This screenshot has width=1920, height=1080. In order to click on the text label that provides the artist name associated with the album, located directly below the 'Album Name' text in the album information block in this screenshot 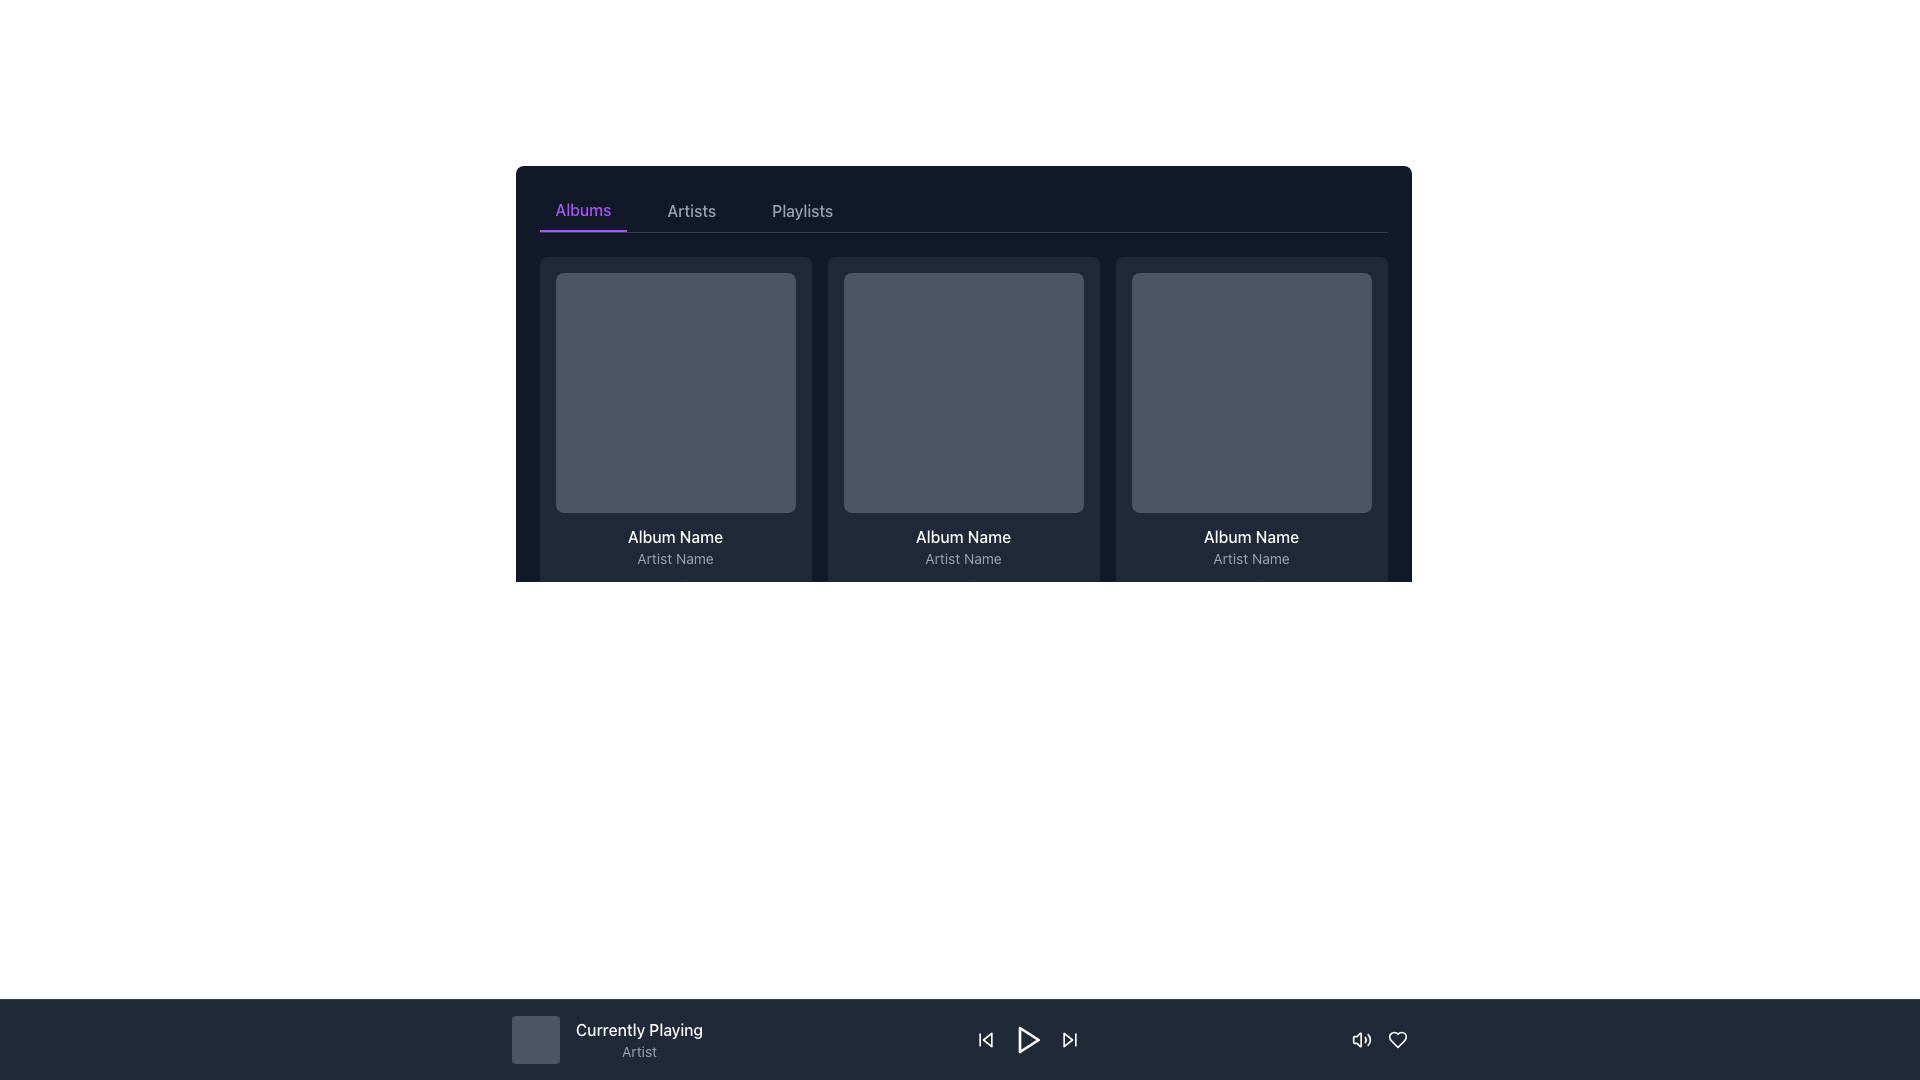, I will do `click(675, 559)`.